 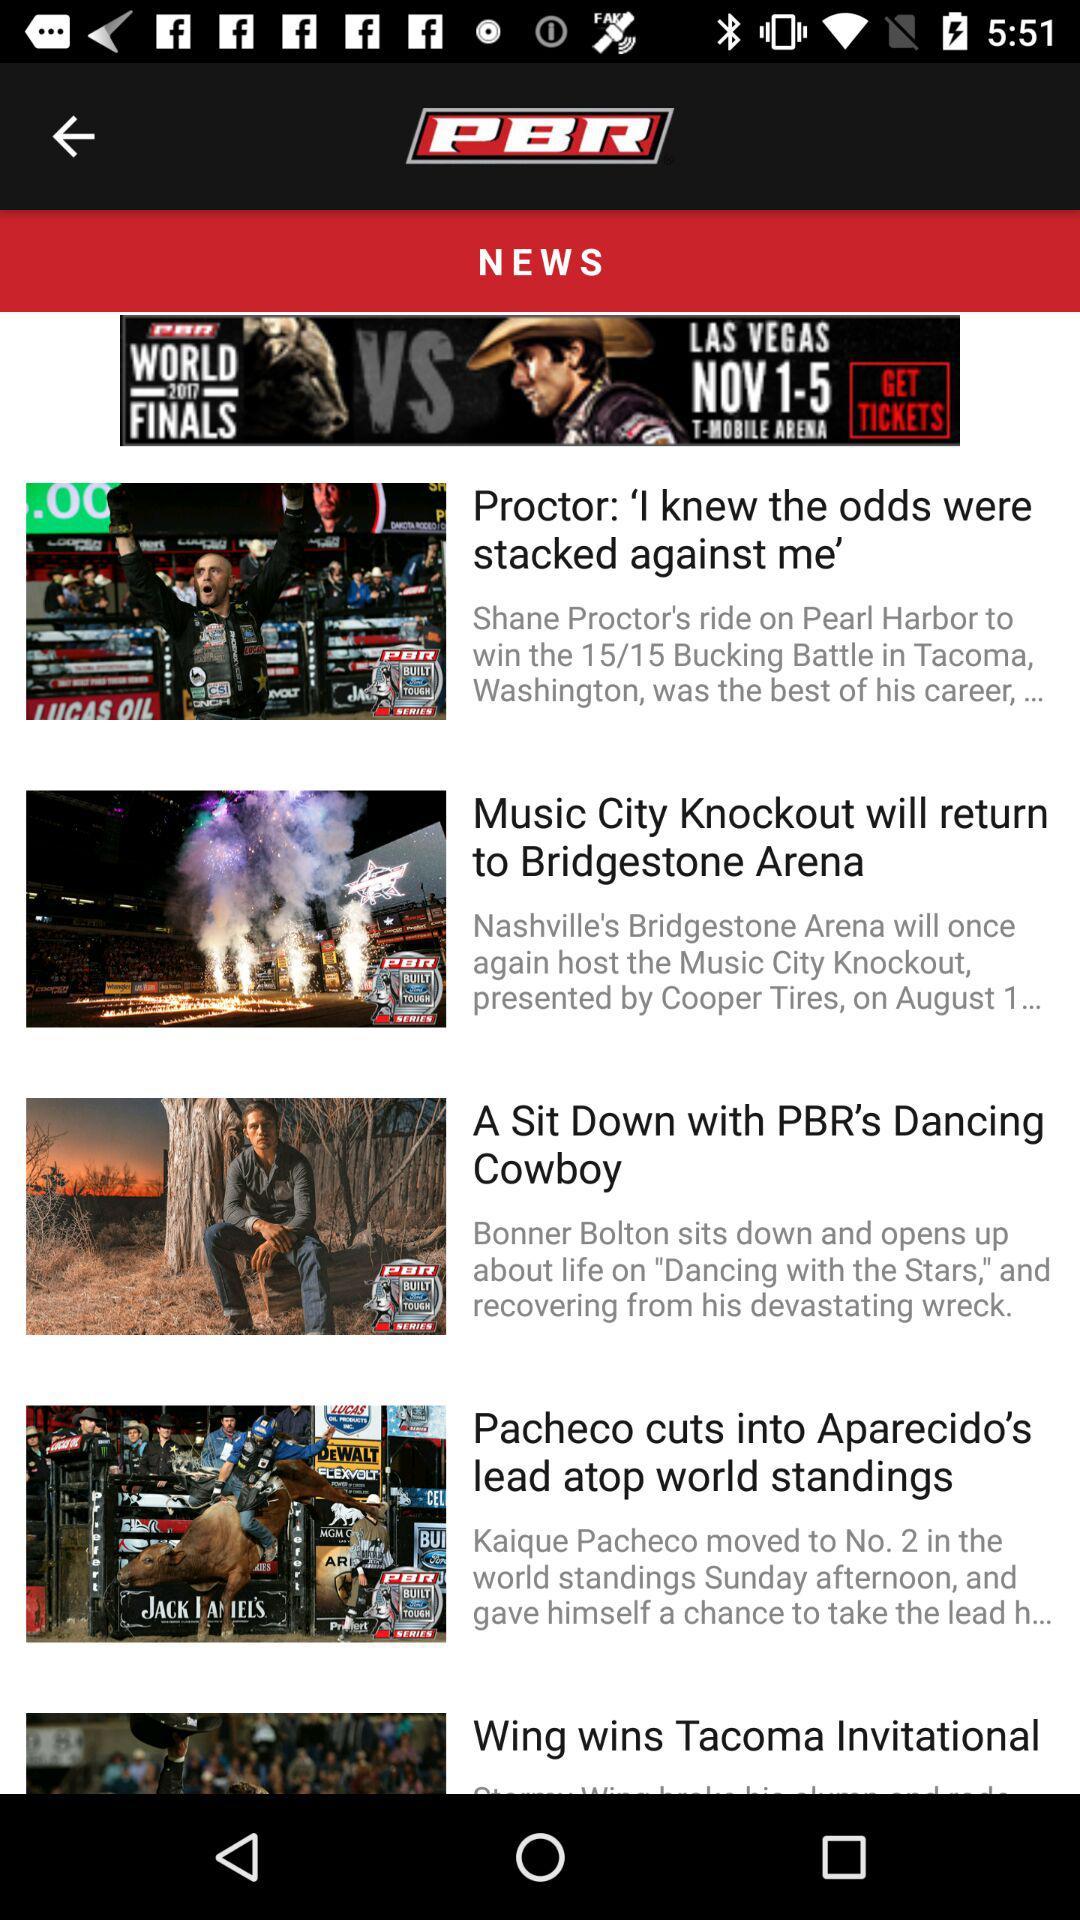 What do you see at coordinates (540, 380) in the screenshot?
I see `linked page` at bounding box center [540, 380].